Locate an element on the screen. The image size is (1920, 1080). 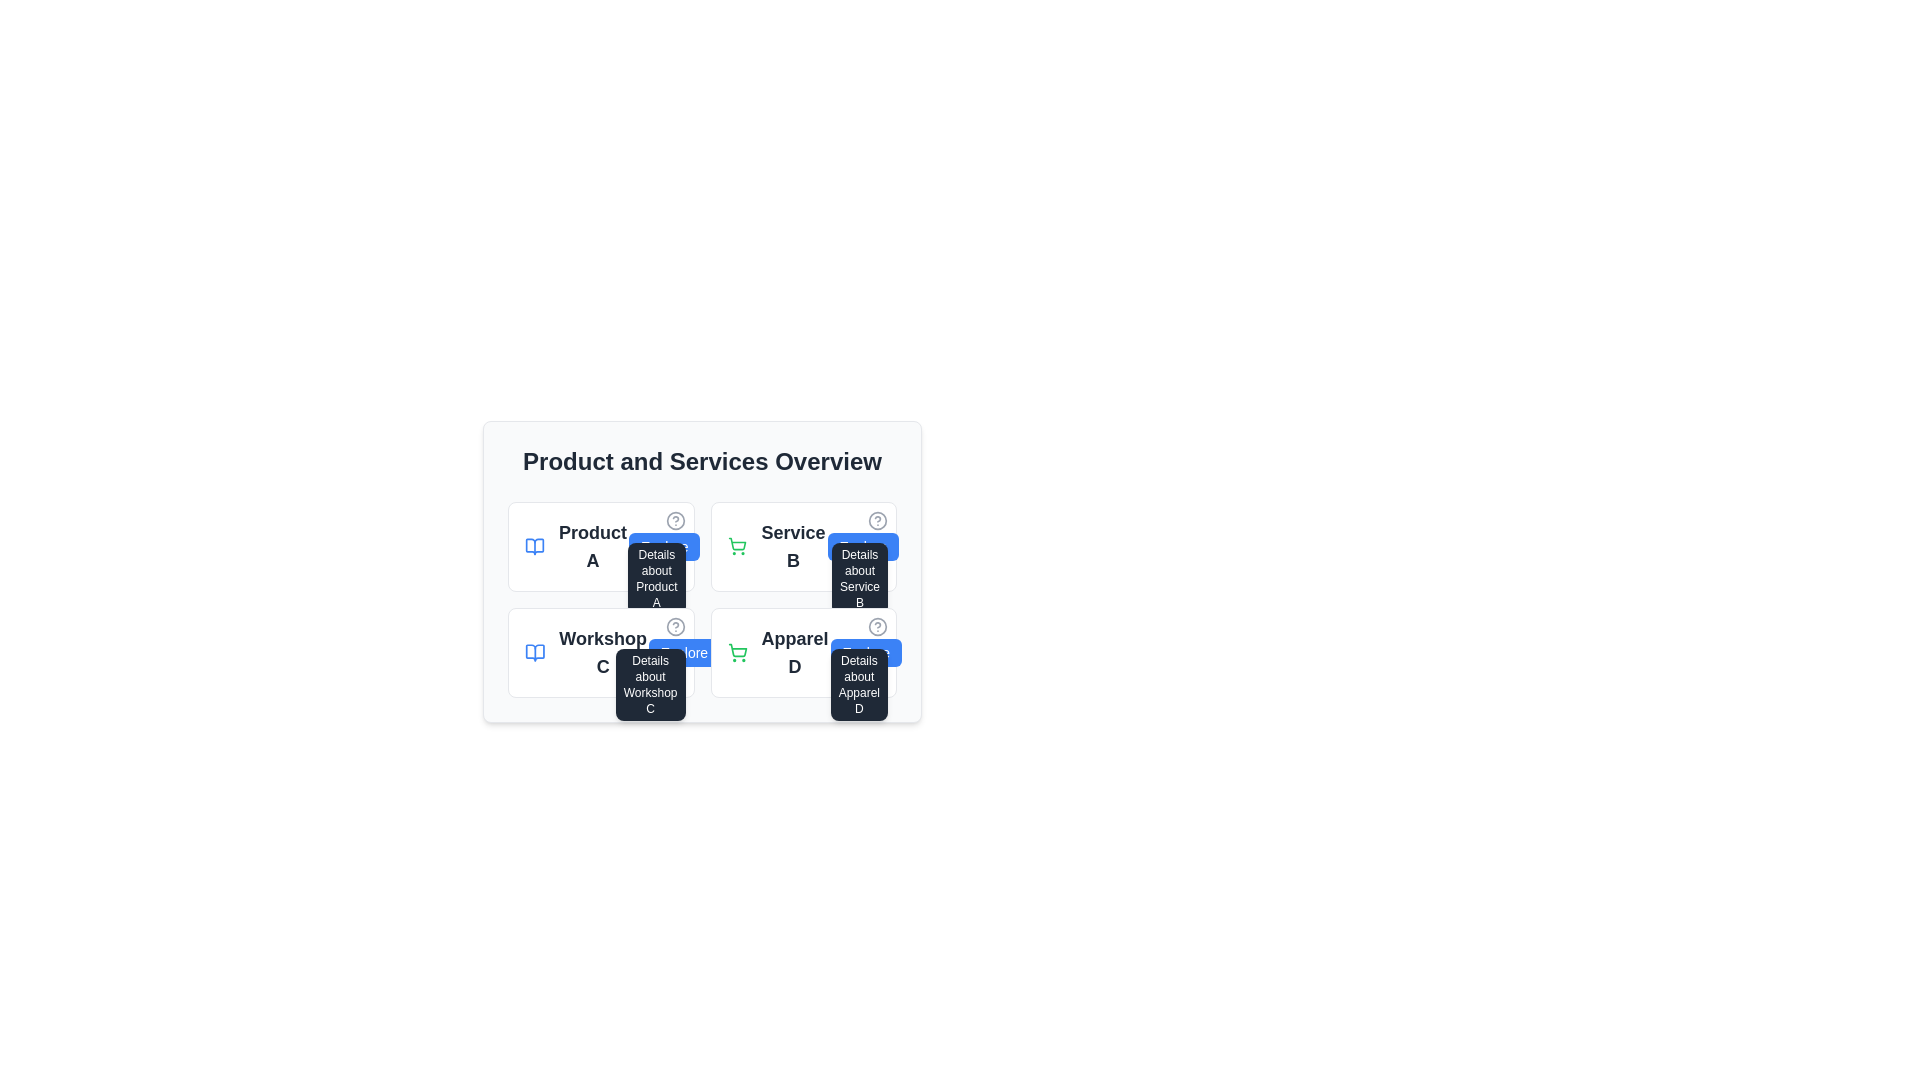
the Tooltip Trigger Icon, which is a circular icon with a '?' symbol inside, located at the upper-right corner of the 'Apparel D' product card is located at coordinates (878, 626).